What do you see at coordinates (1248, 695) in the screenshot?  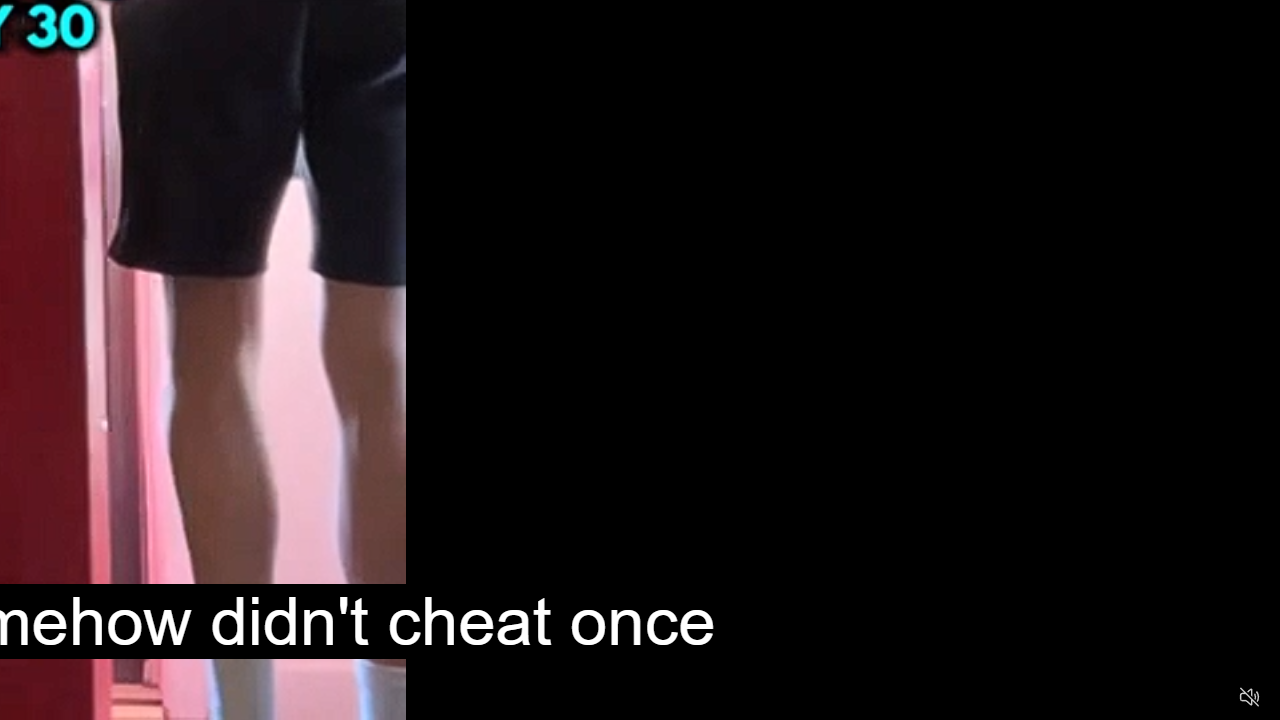 I see `'Unmute'` at bounding box center [1248, 695].